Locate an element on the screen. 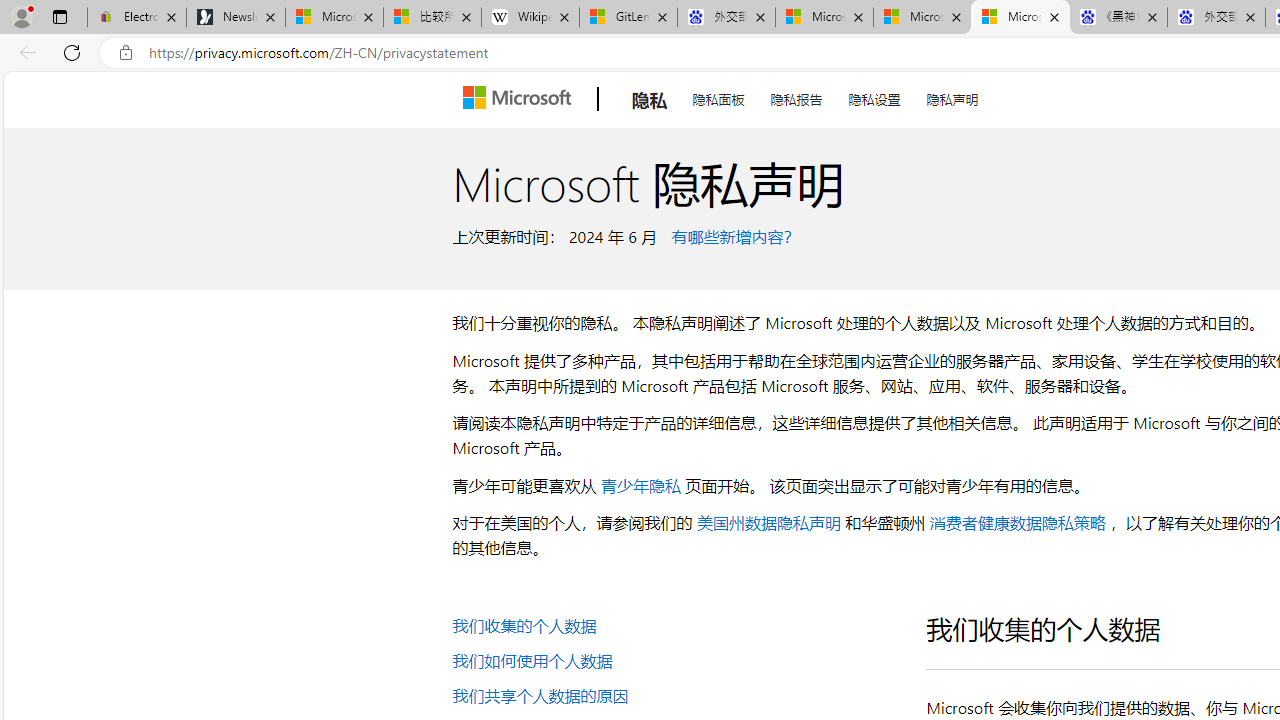  'Wikipedia' is located at coordinates (530, 17).